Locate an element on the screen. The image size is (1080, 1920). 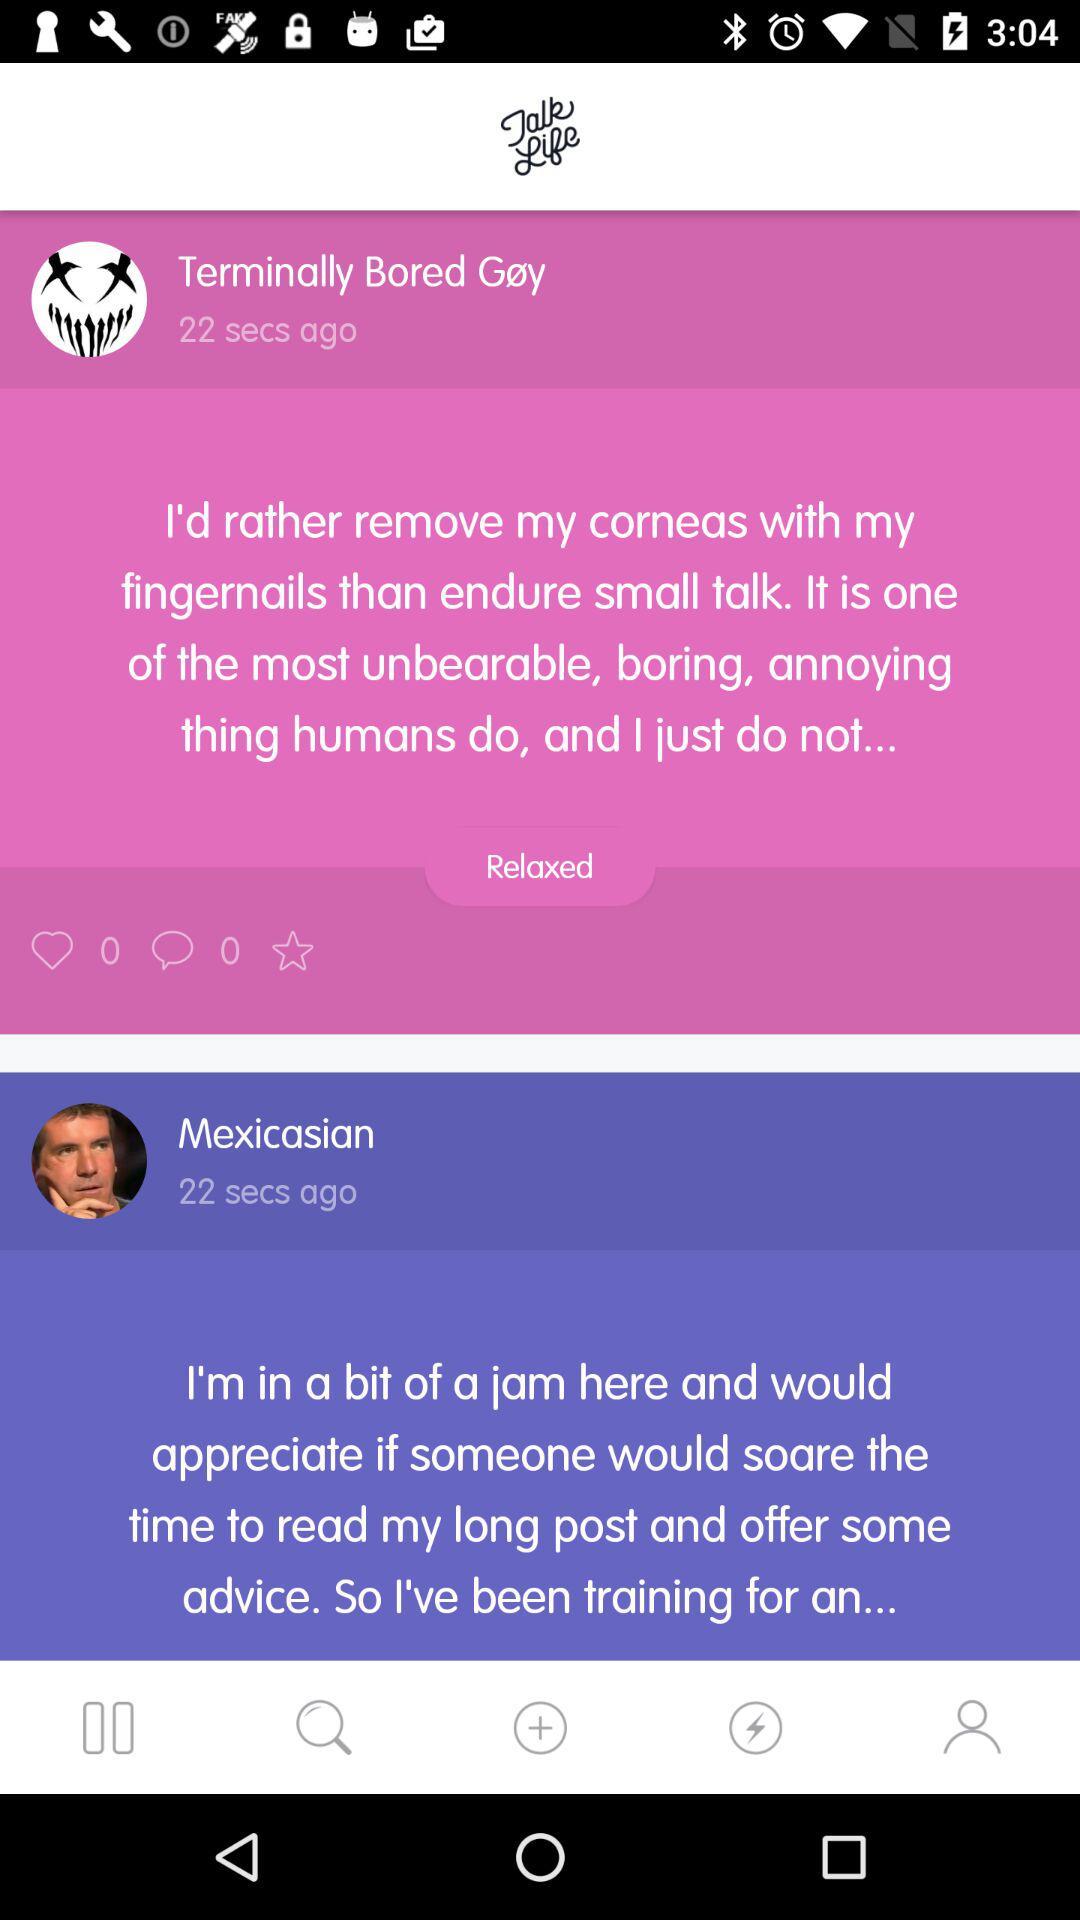
the swap icon is located at coordinates (756, 1726).